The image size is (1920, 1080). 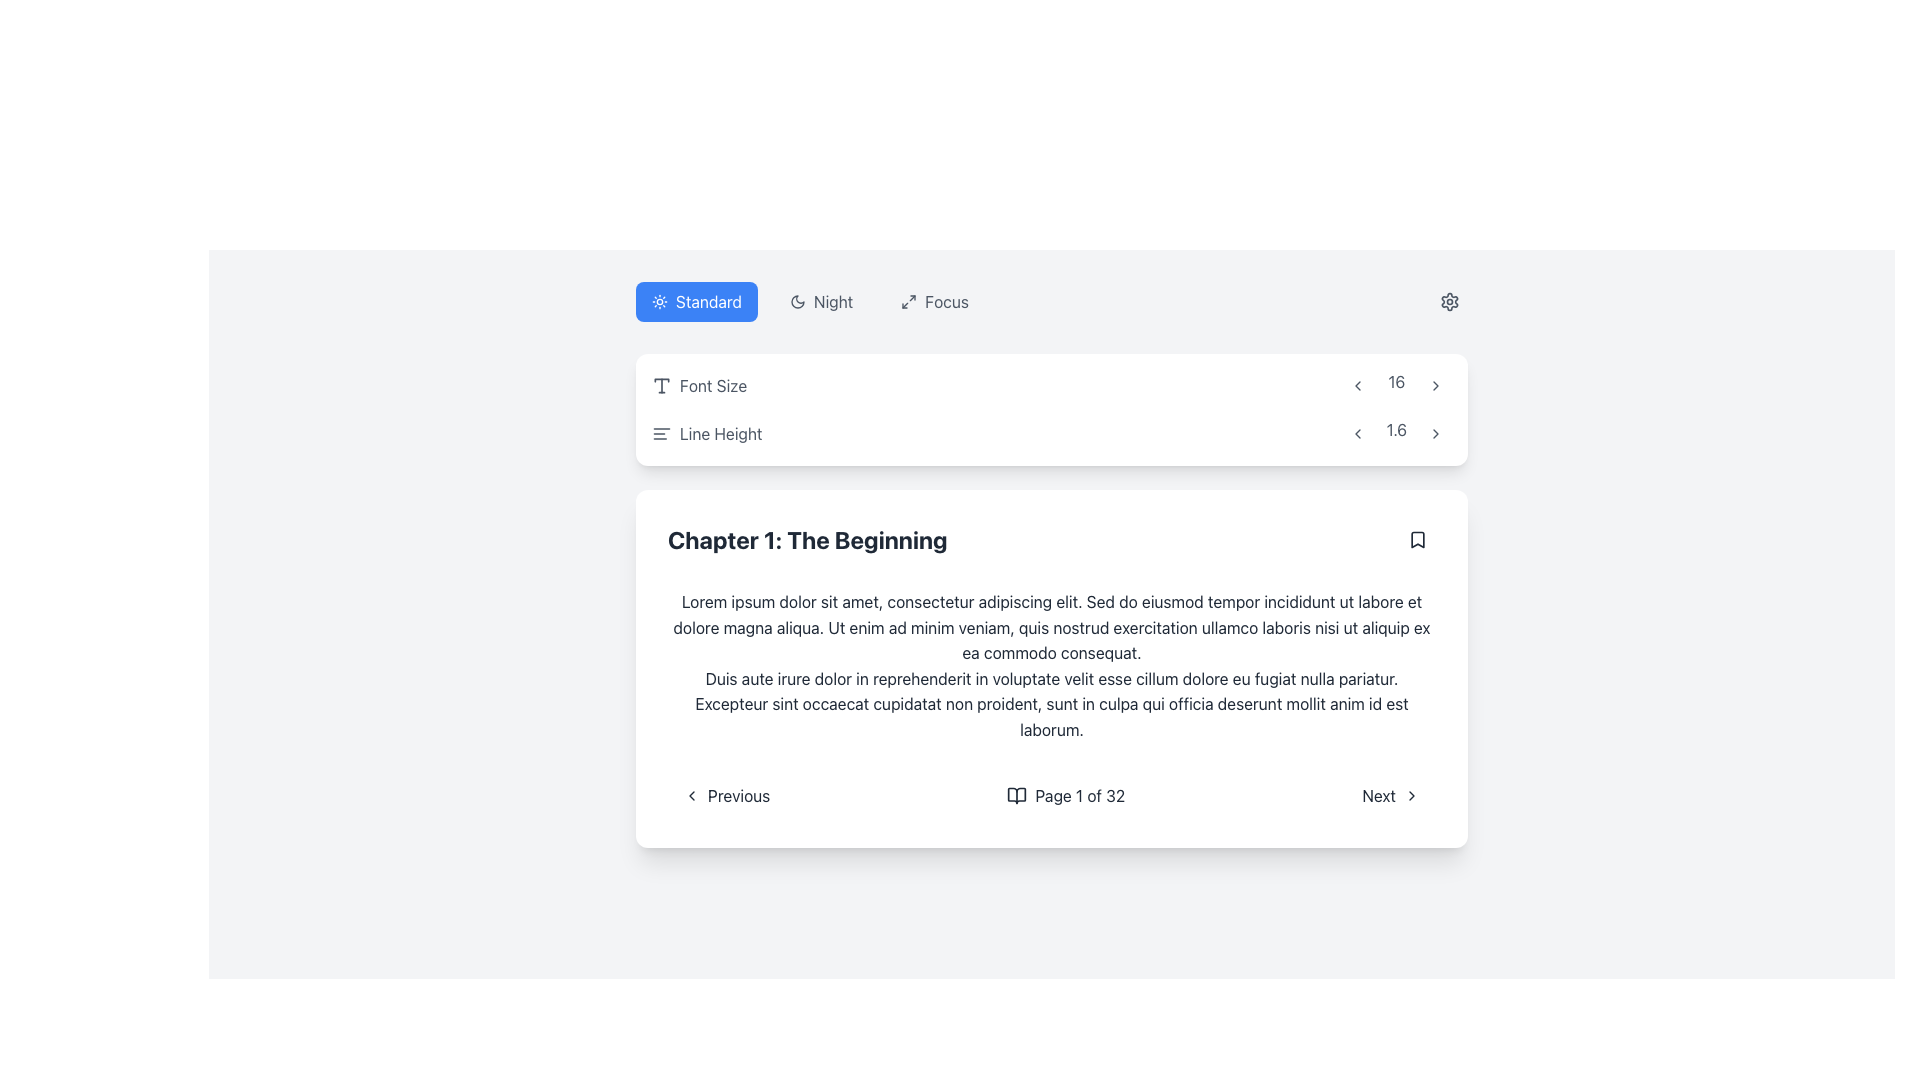 I want to click on the text element displaying the current value of the line-height setting, located in the upper-right section of the interface between the left and right arrow buttons, so click(x=1395, y=433).